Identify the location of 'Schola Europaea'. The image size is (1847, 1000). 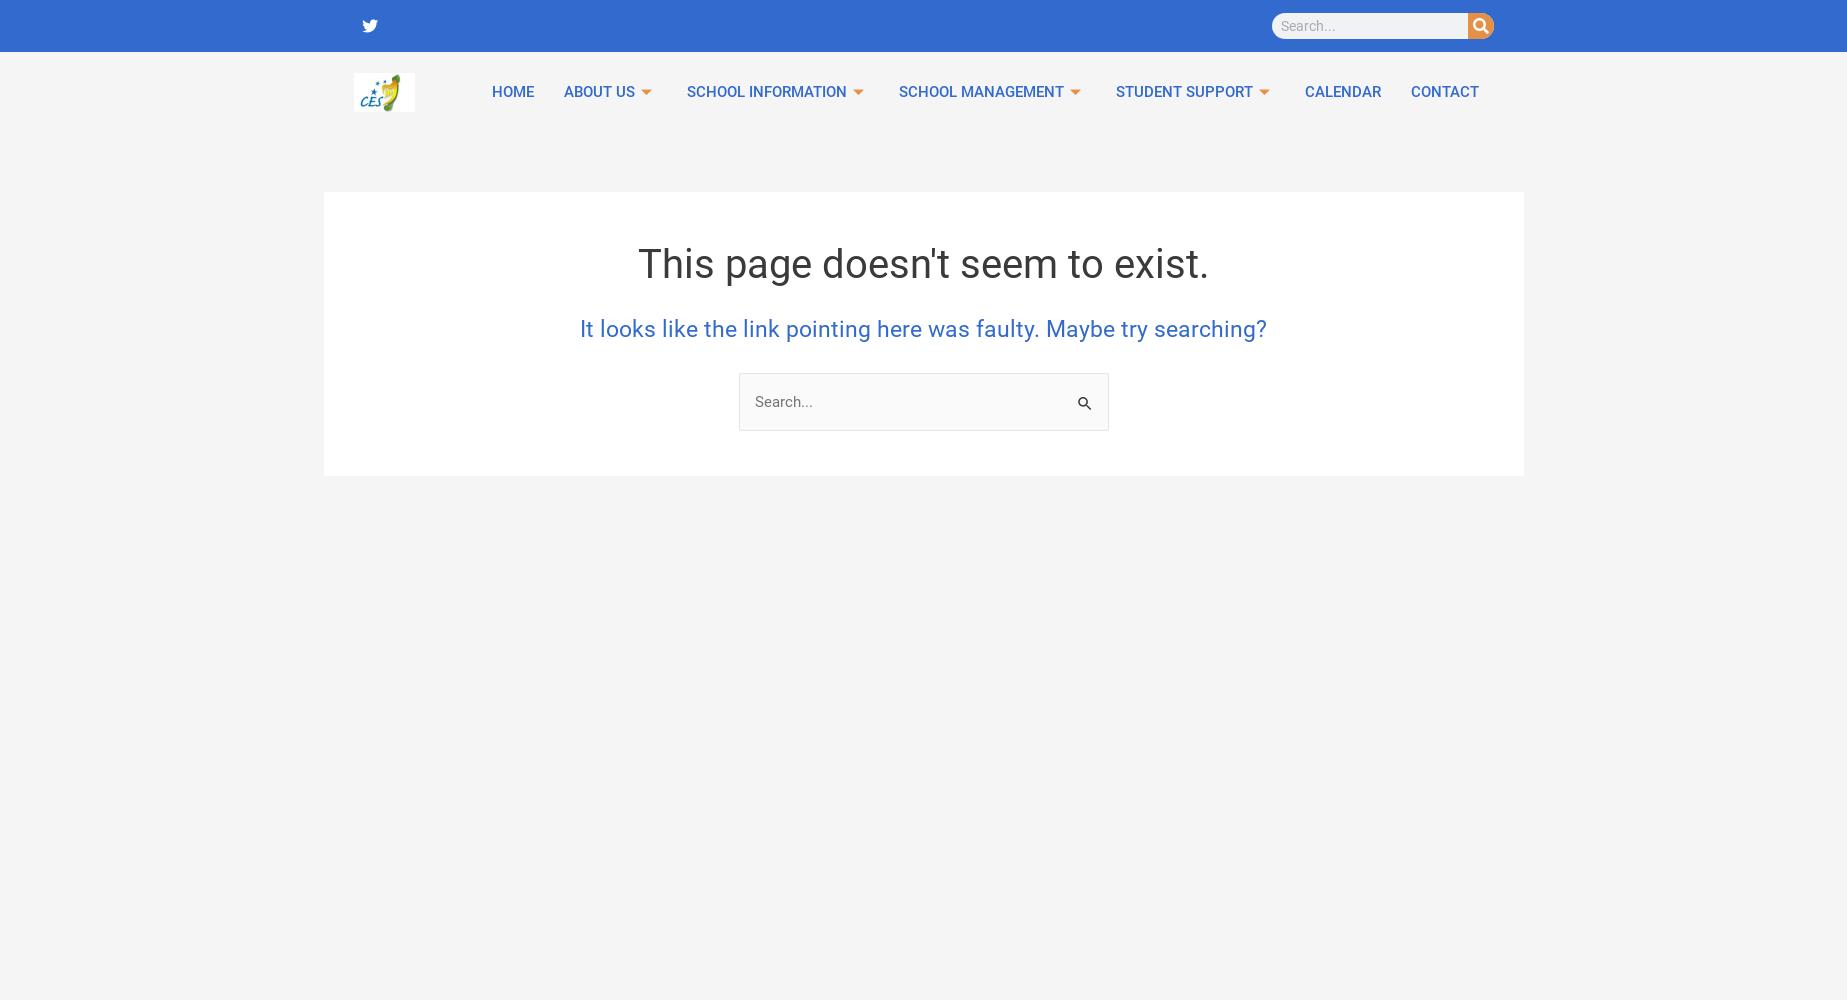
(829, 218).